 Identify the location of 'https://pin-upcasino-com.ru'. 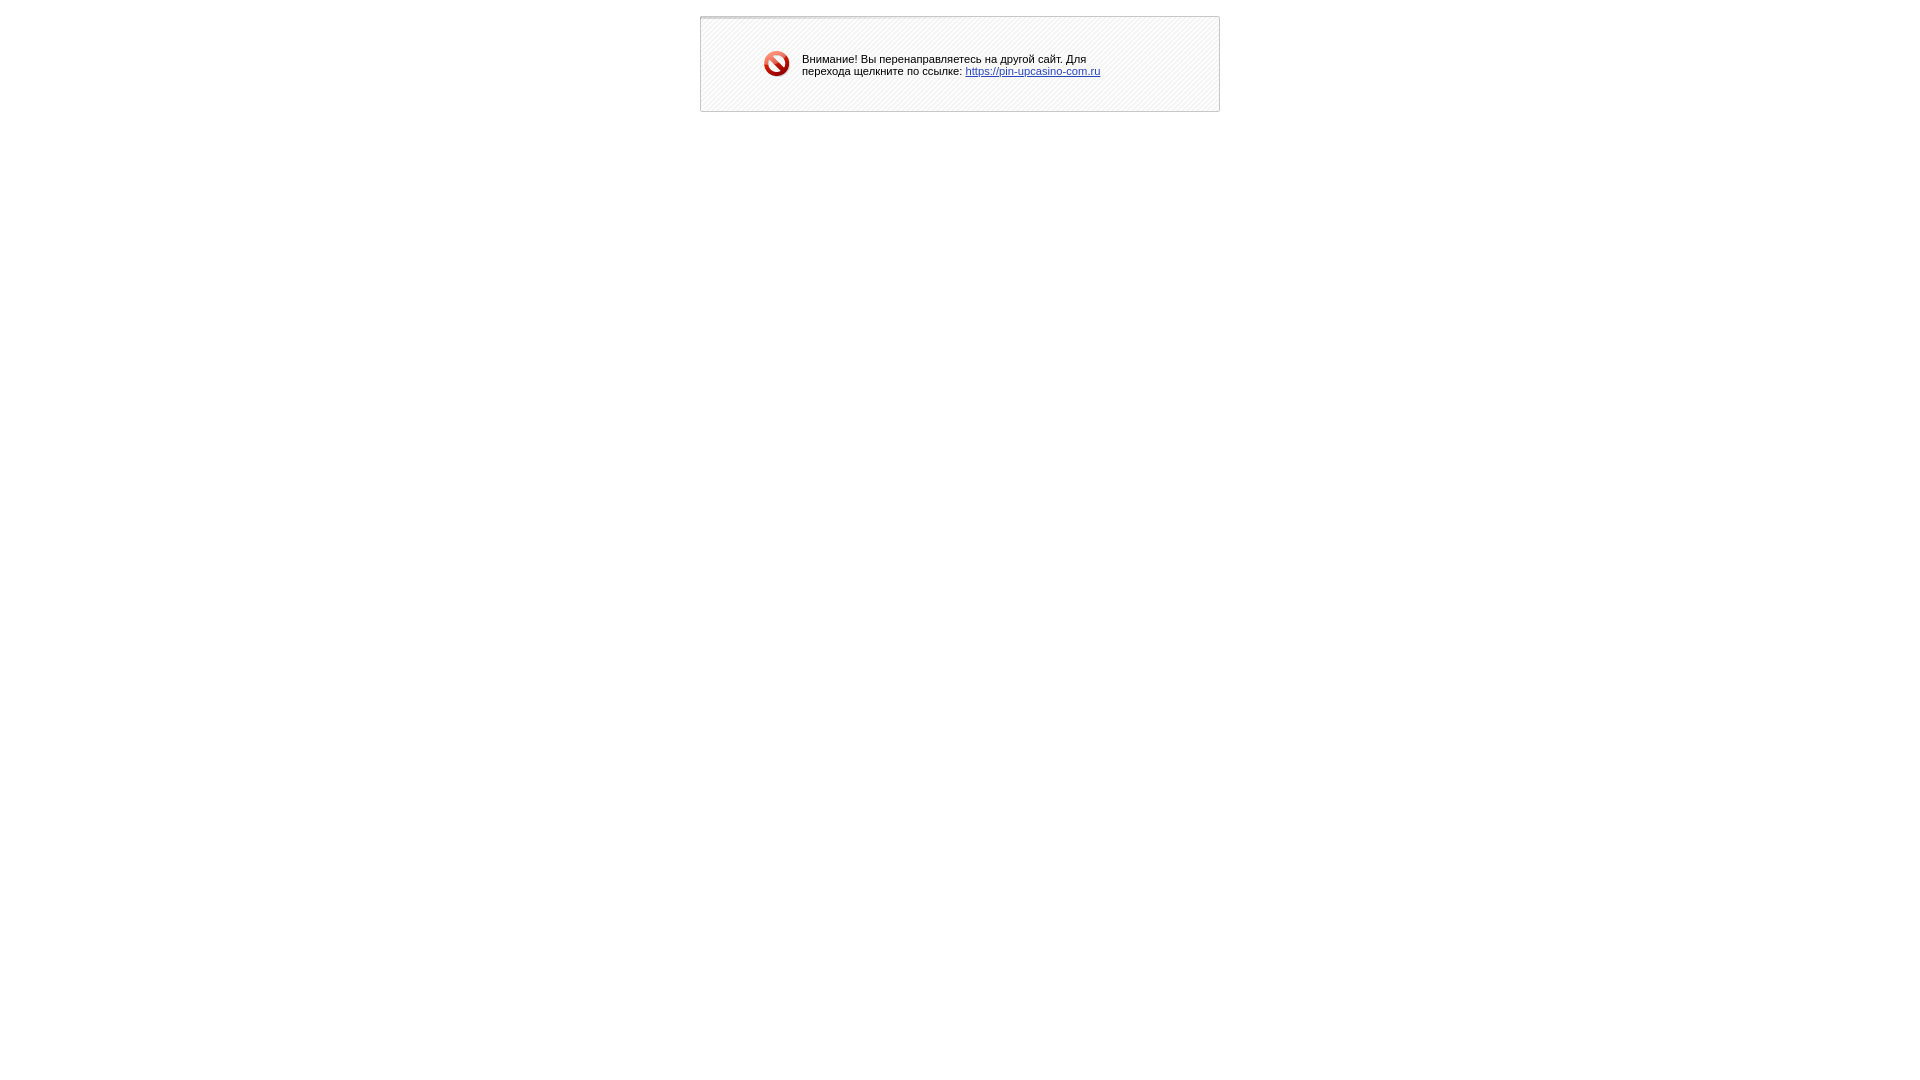
(965, 68).